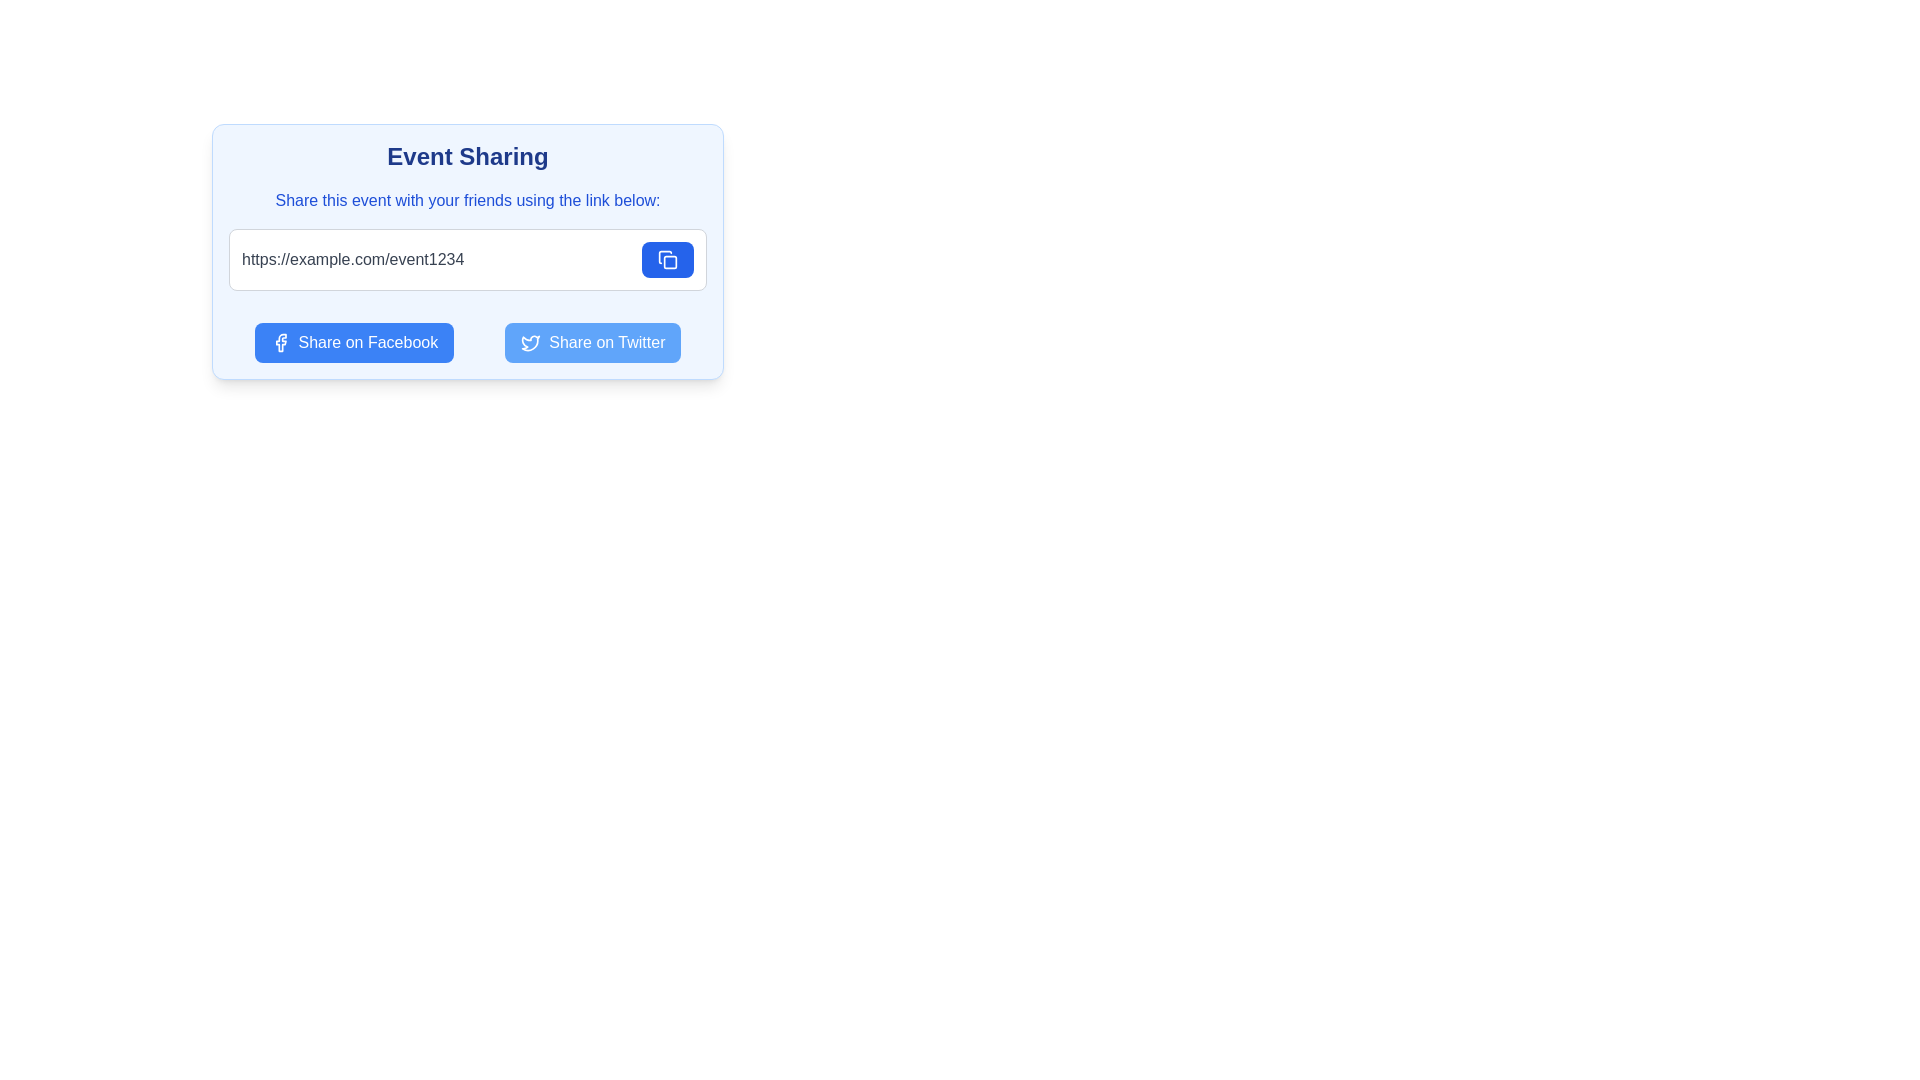  Describe the element at coordinates (667, 258) in the screenshot. I see `the rightmost button that enables users to copy the URL from the adjacent input field to their clipboard` at that location.